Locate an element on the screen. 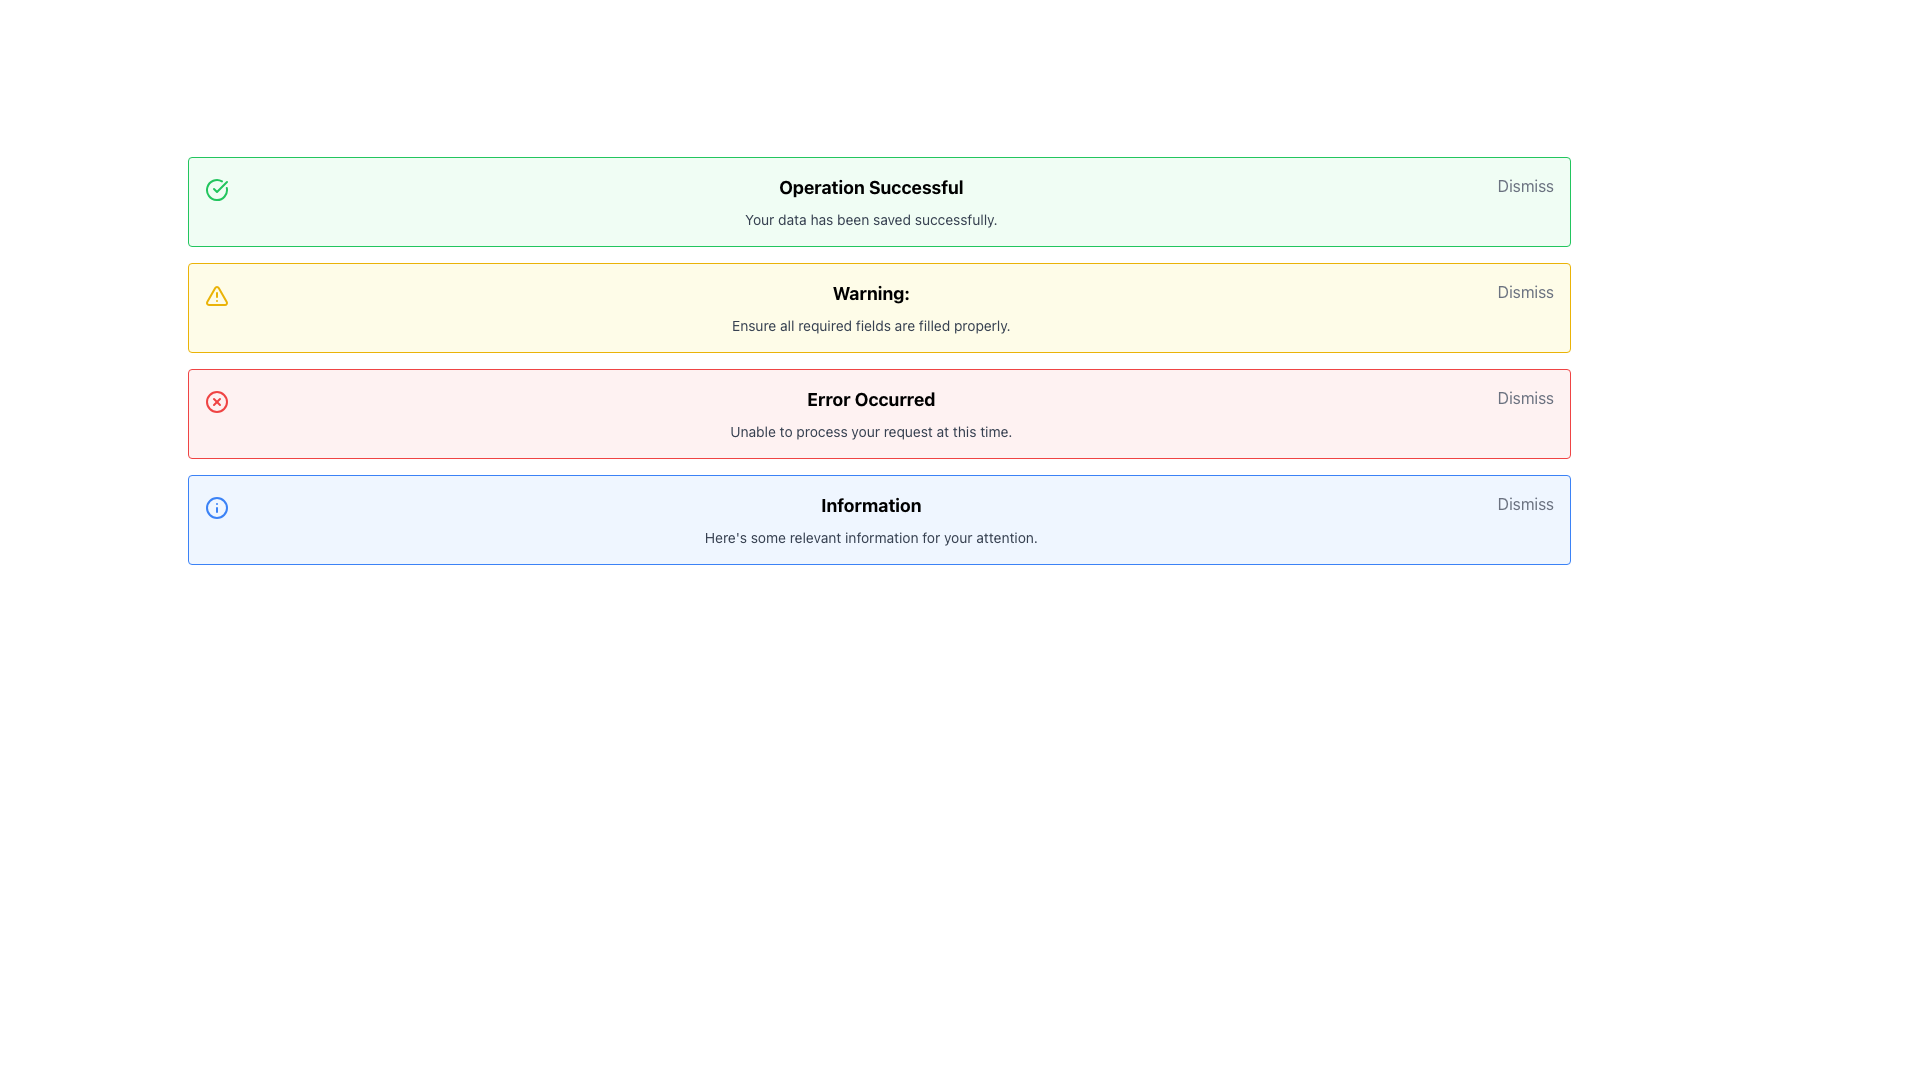 This screenshot has width=1920, height=1080. the green circular icon with a white checkmark at the top-left corner of the notification bar indicating 'Operation Successful' is located at coordinates (216, 189).